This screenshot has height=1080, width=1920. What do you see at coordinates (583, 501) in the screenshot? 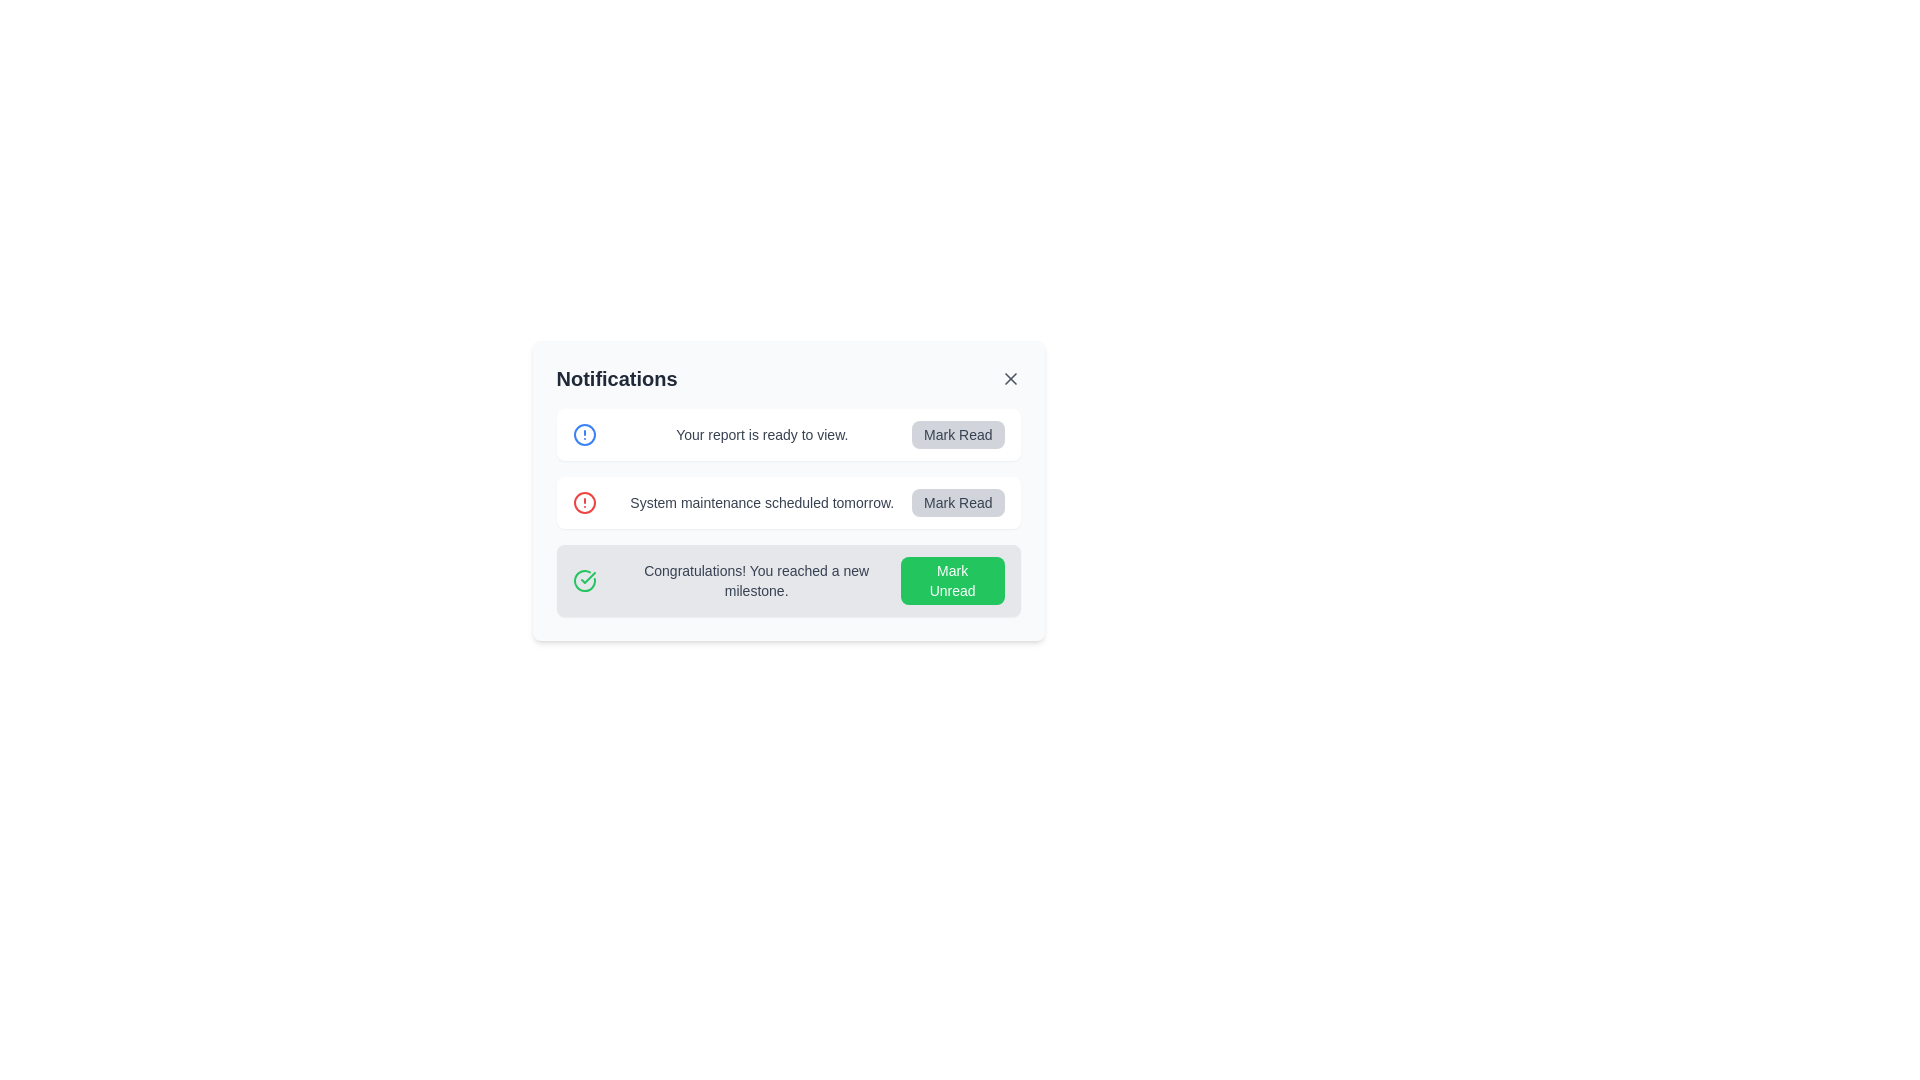
I see `the notification icon that indicates priority or importance, located to the left of the text 'System maintenance scheduled tomorrow.'` at bounding box center [583, 501].